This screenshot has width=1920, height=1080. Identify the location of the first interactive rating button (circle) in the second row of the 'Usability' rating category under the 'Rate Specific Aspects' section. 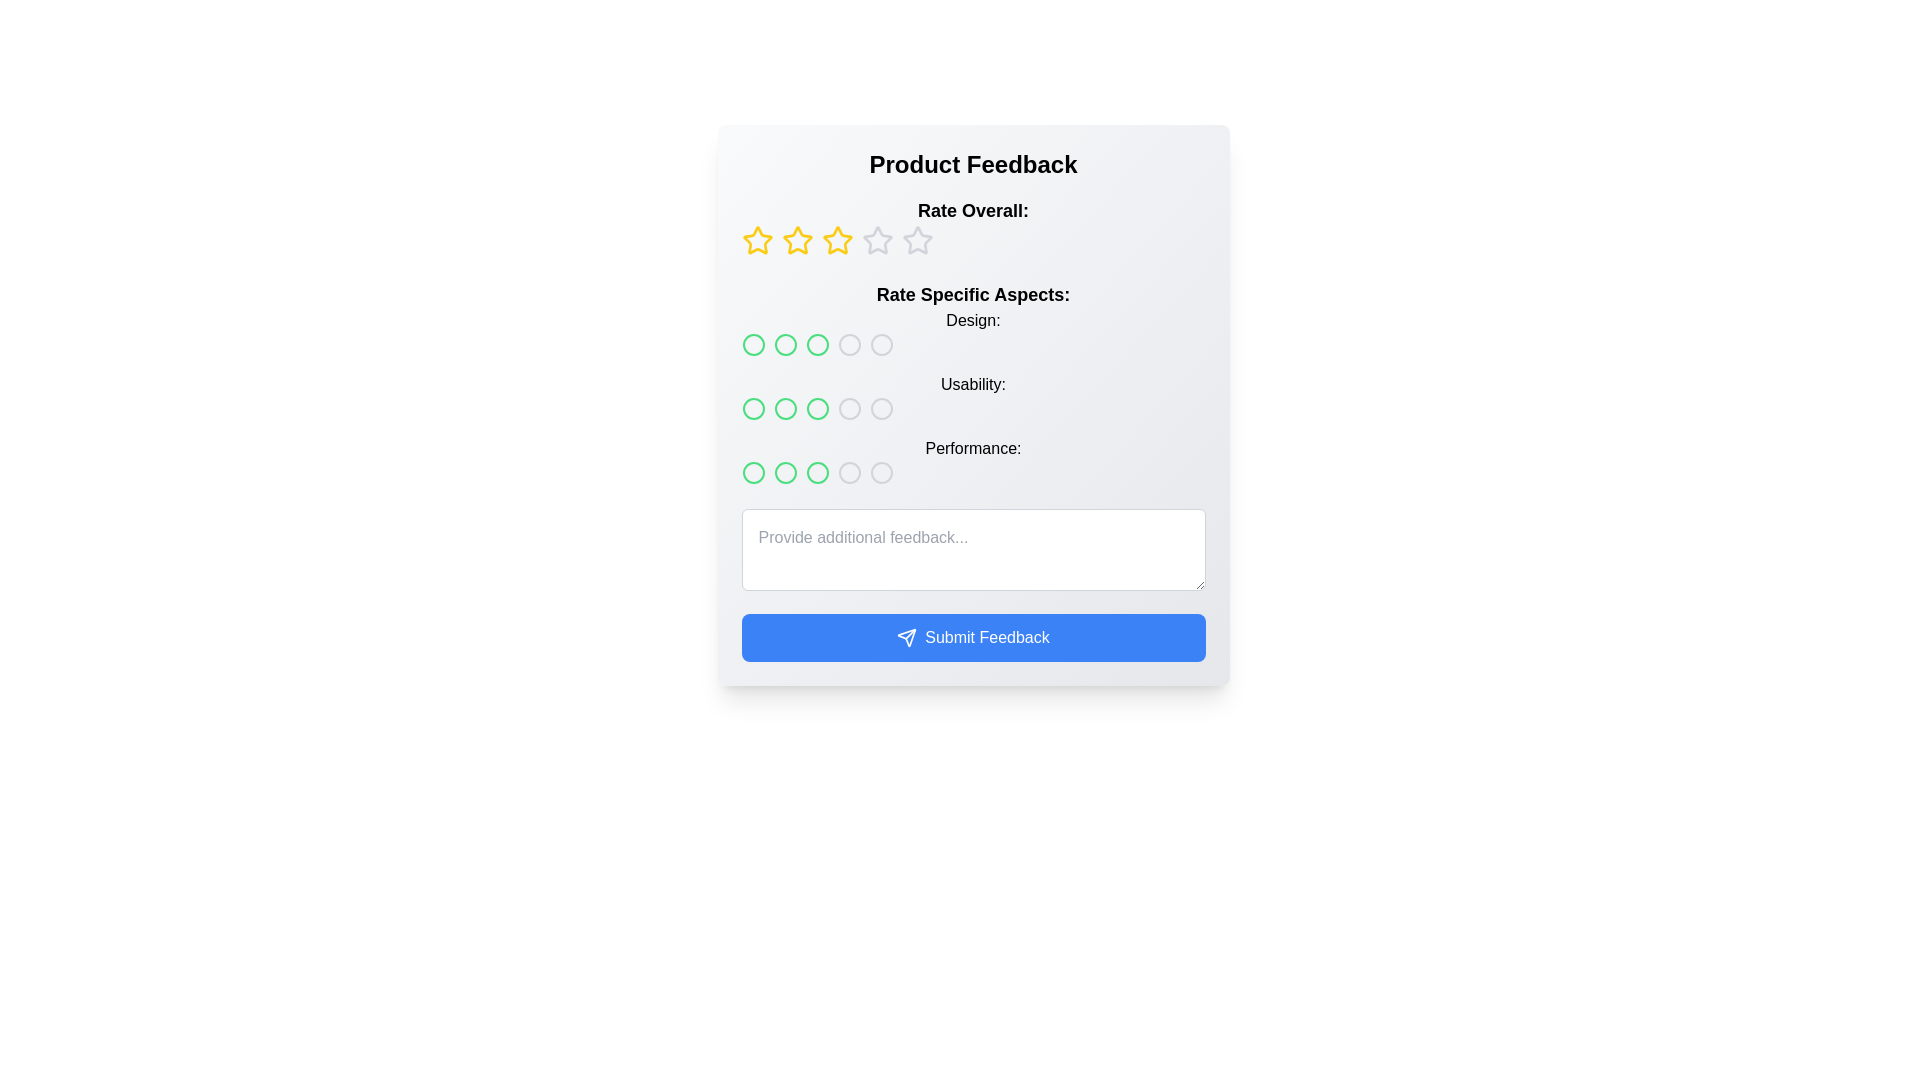
(752, 407).